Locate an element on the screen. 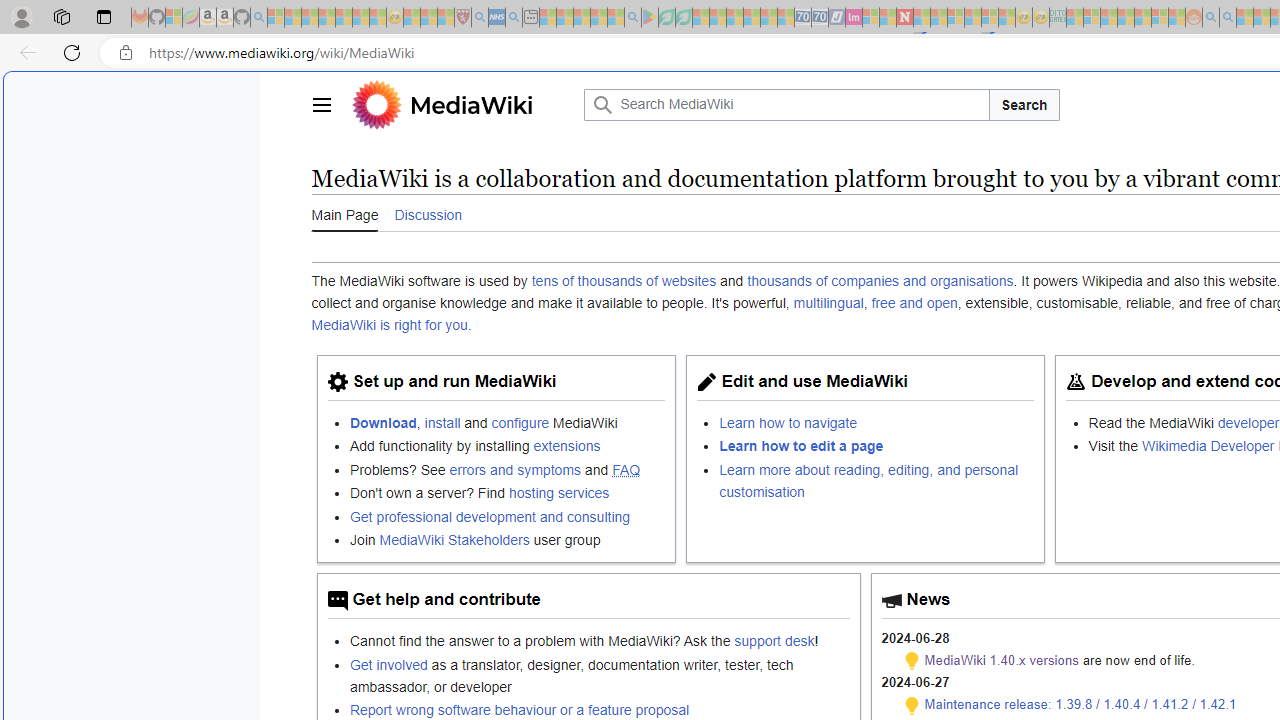 This screenshot has height=720, width=1280. 'errors and symptoms' is located at coordinates (515, 469).